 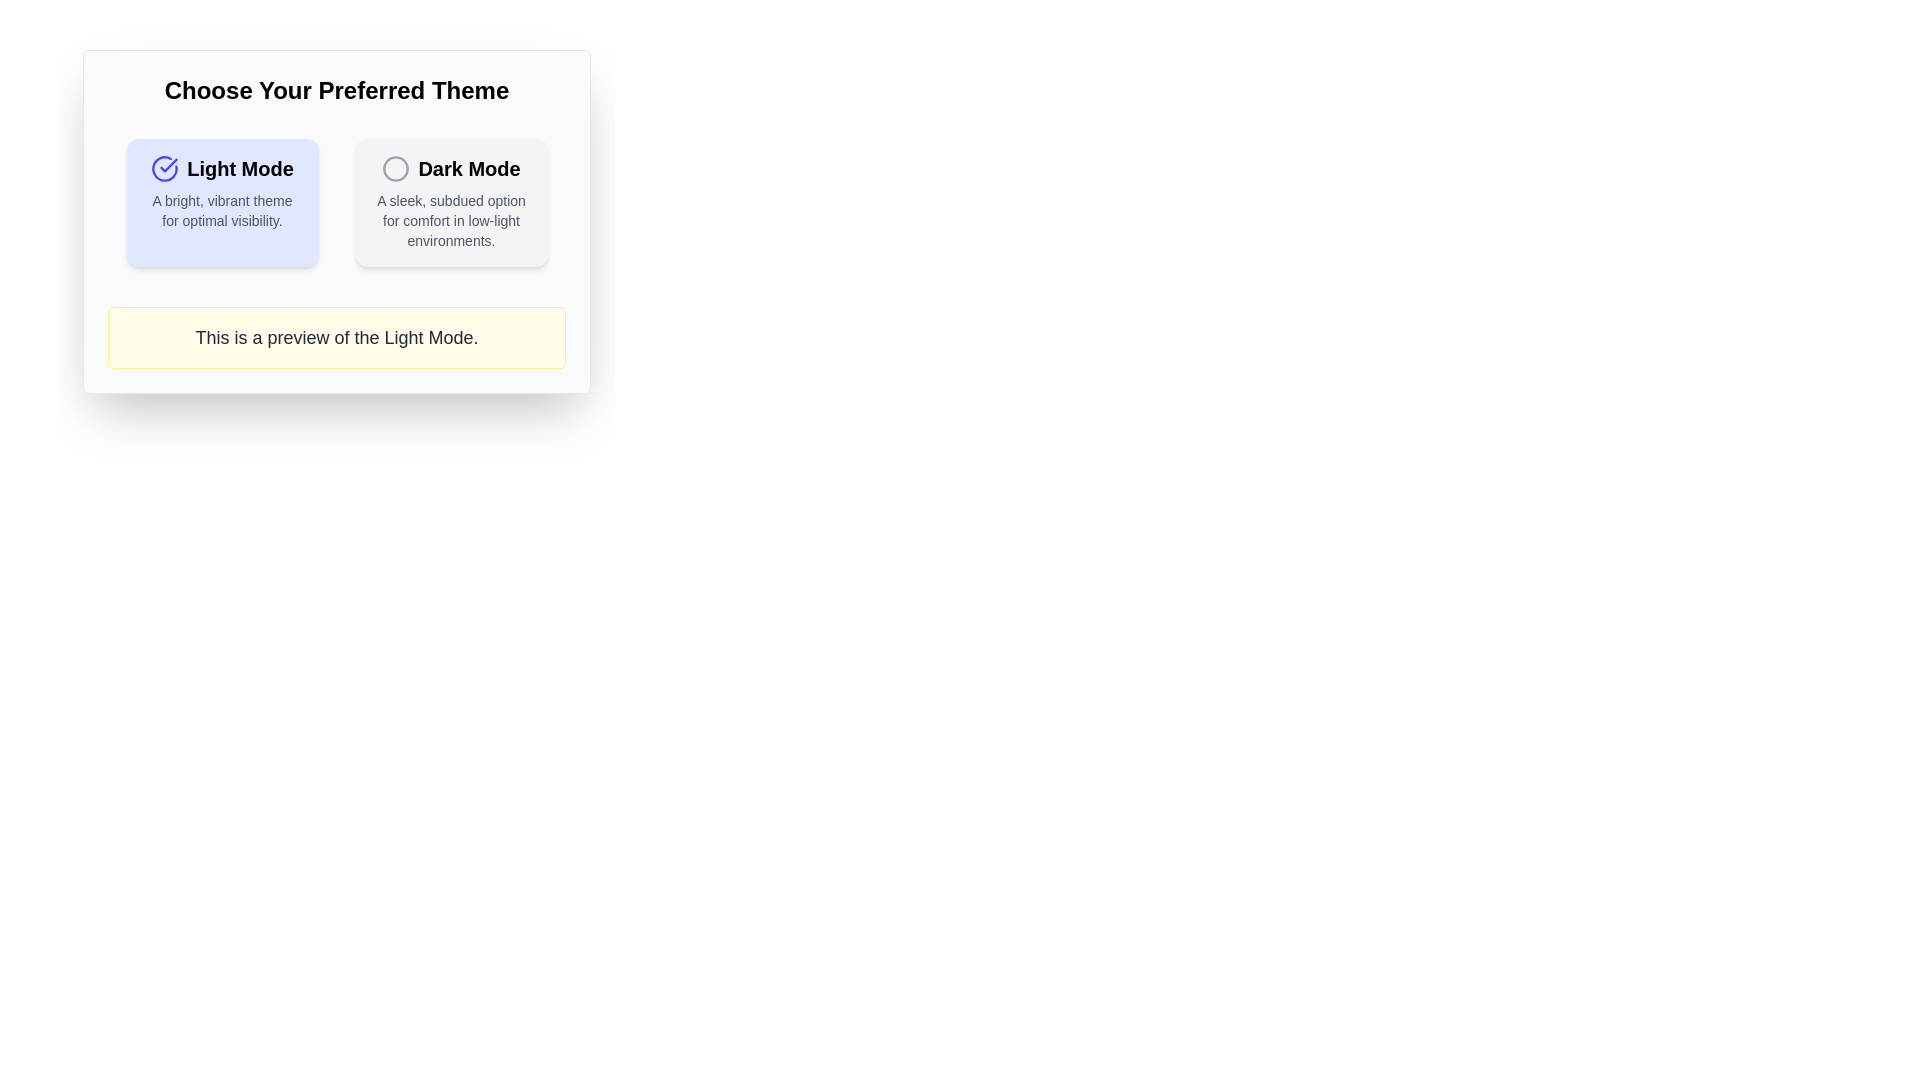 What do you see at coordinates (396, 168) in the screenshot?
I see `the circular SVG graphic icon that indicates the 'Dark Mode' option, located on the left side of the card within the 'Choose Your Preferred Theme' section` at bounding box center [396, 168].